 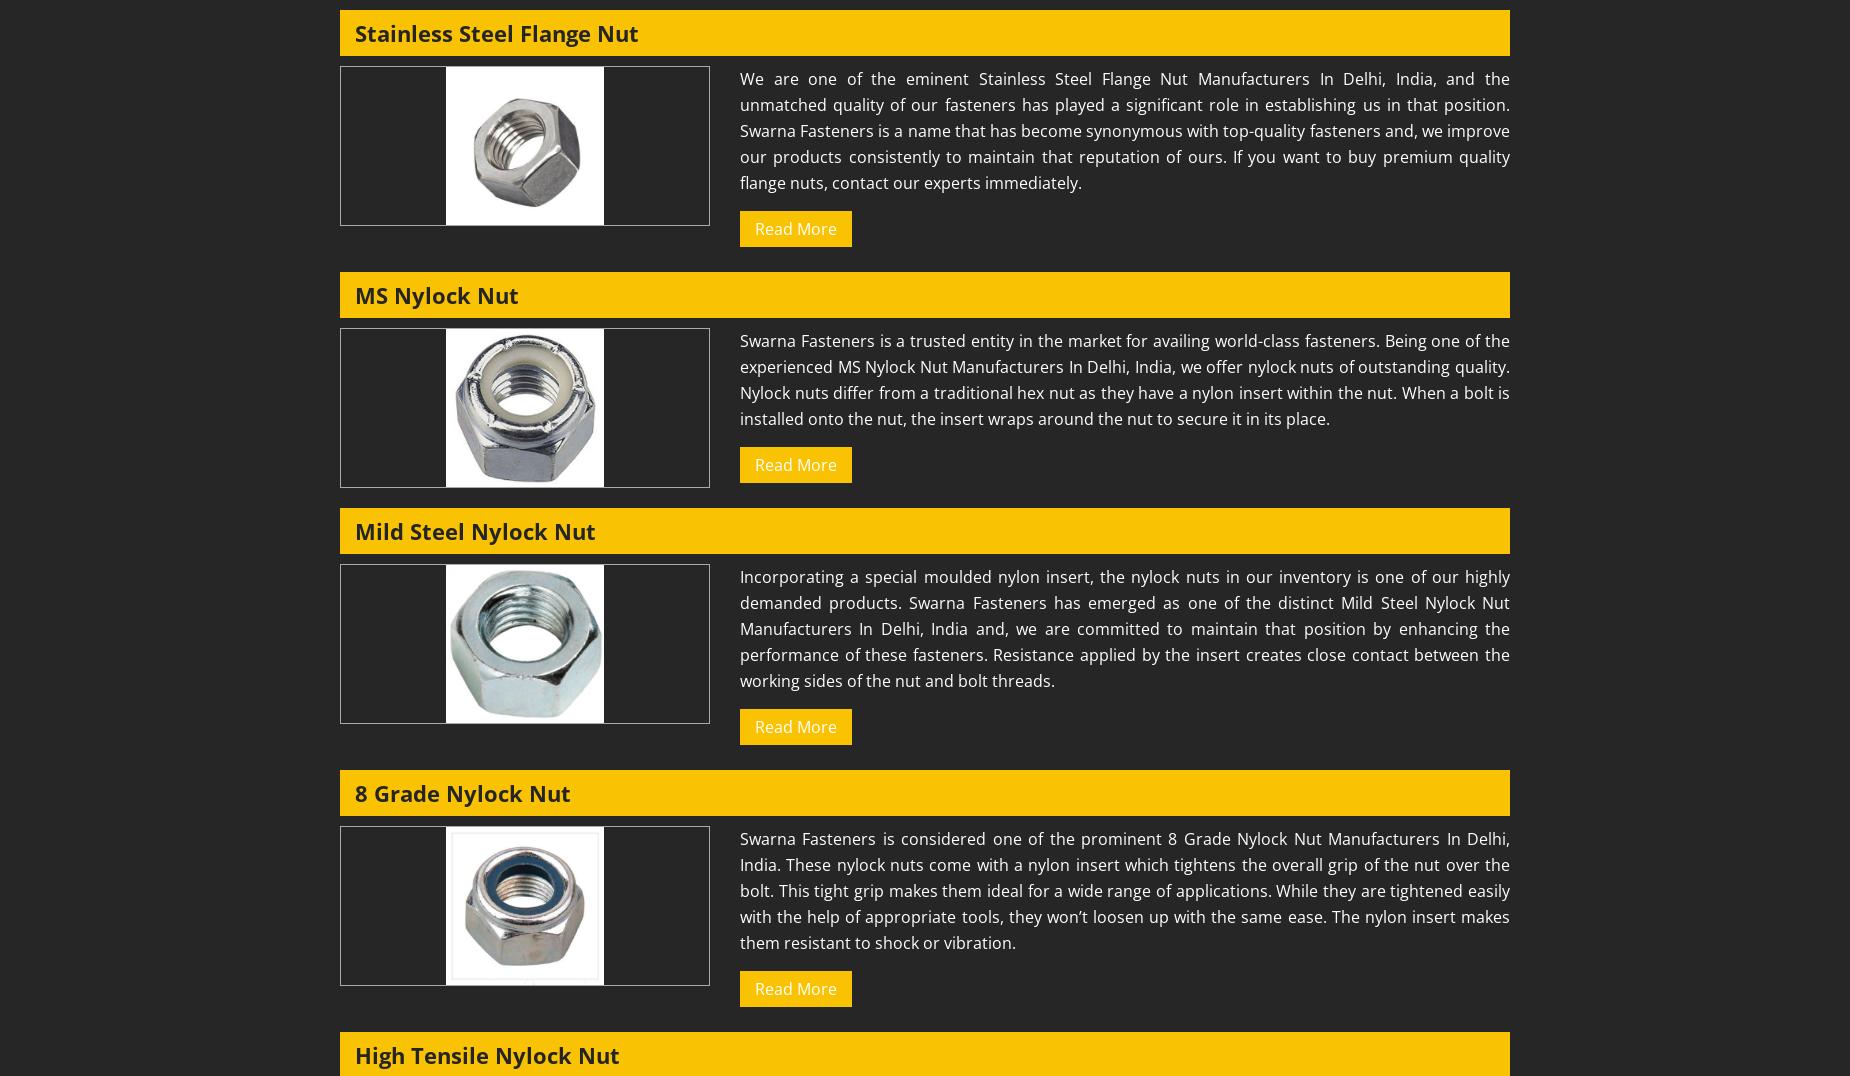 What do you see at coordinates (496, 32) in the screenshot?
I see `'Stainless Steel Flange Nut'` at bounding box center [496, 32].